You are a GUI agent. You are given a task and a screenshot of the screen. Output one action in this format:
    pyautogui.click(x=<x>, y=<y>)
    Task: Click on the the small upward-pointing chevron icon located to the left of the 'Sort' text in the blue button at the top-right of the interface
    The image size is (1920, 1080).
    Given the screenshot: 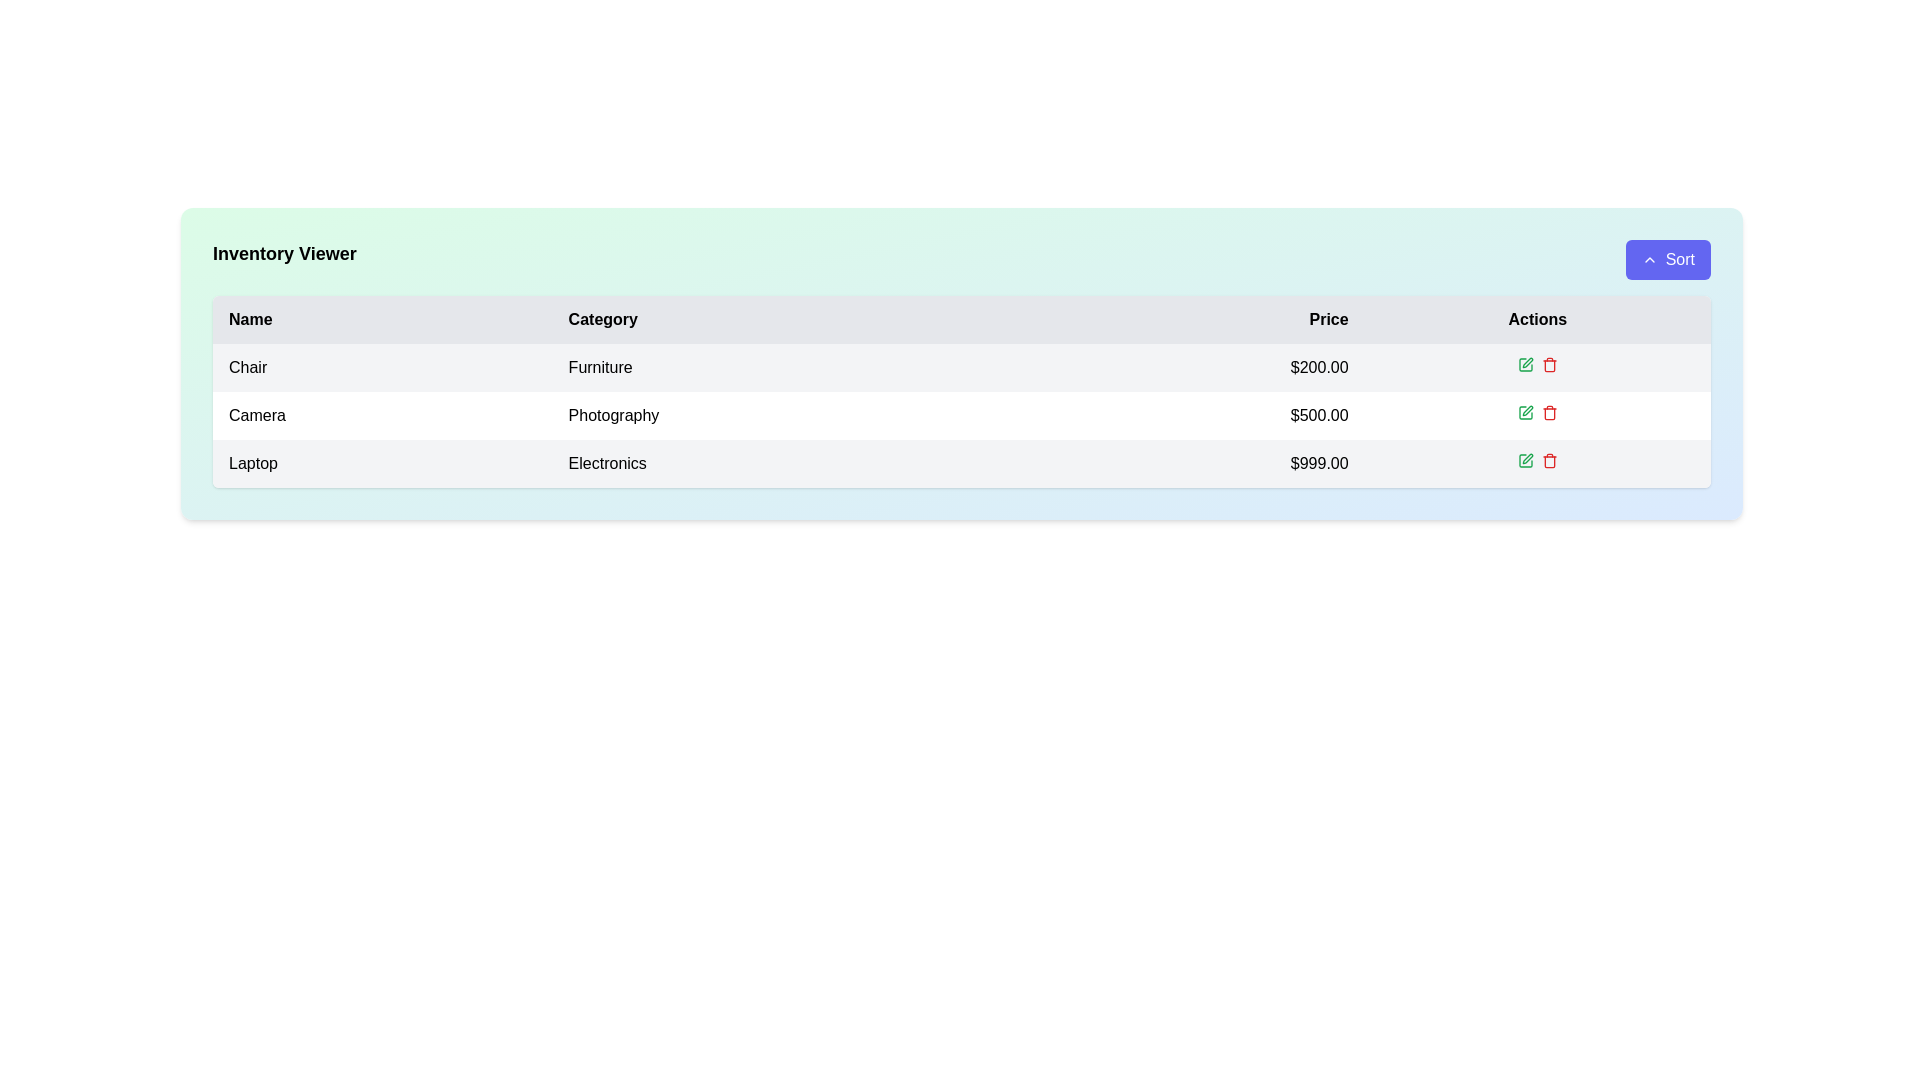 What is the action you would take?
    pyautogui.click(x=1649, y=258)
    